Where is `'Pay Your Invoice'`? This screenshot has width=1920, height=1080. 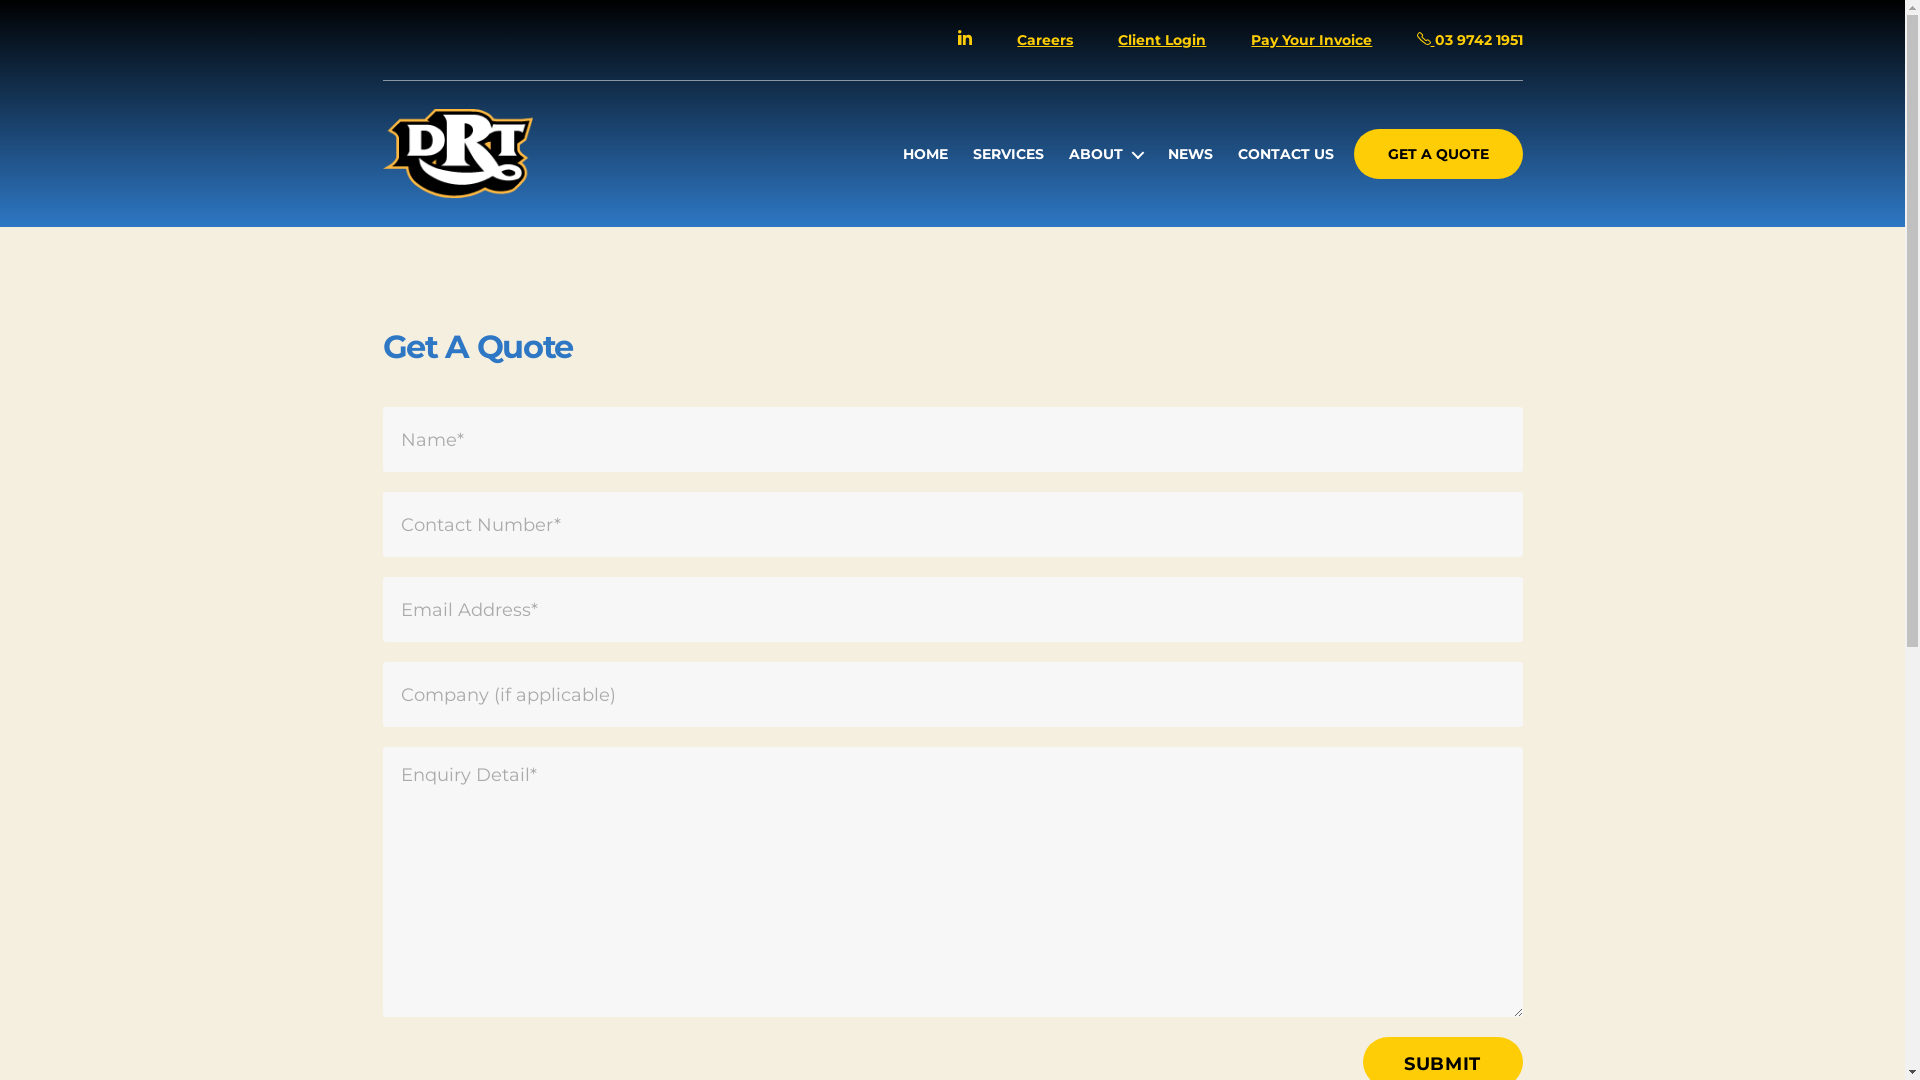
'Pay Your Invoice' is located at coordinates (1311, 39).